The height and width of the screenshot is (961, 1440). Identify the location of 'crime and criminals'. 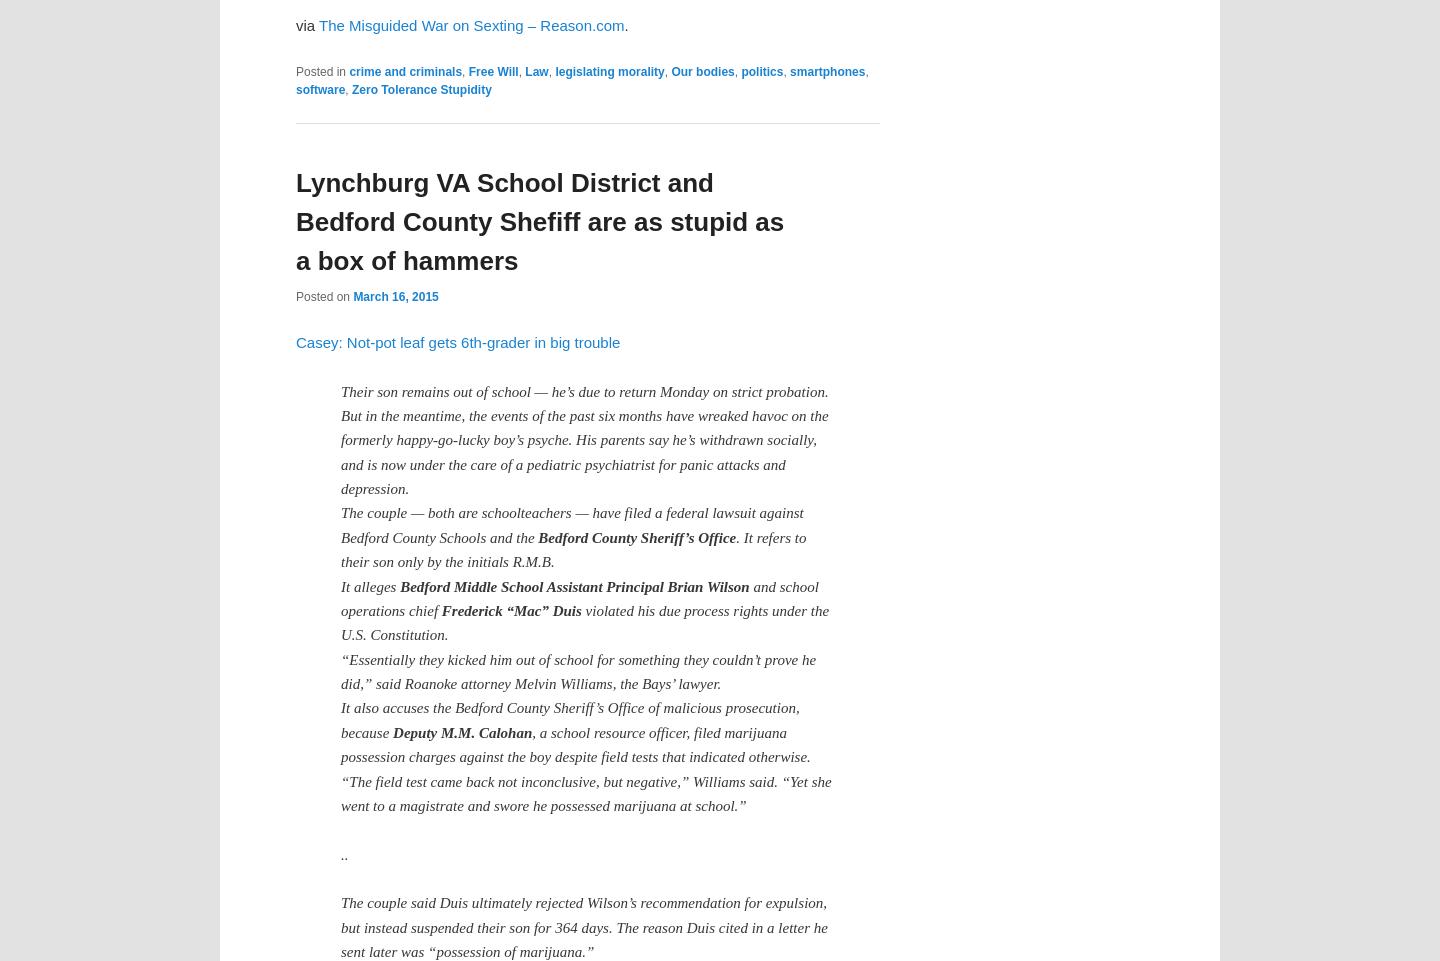
(349, 71).